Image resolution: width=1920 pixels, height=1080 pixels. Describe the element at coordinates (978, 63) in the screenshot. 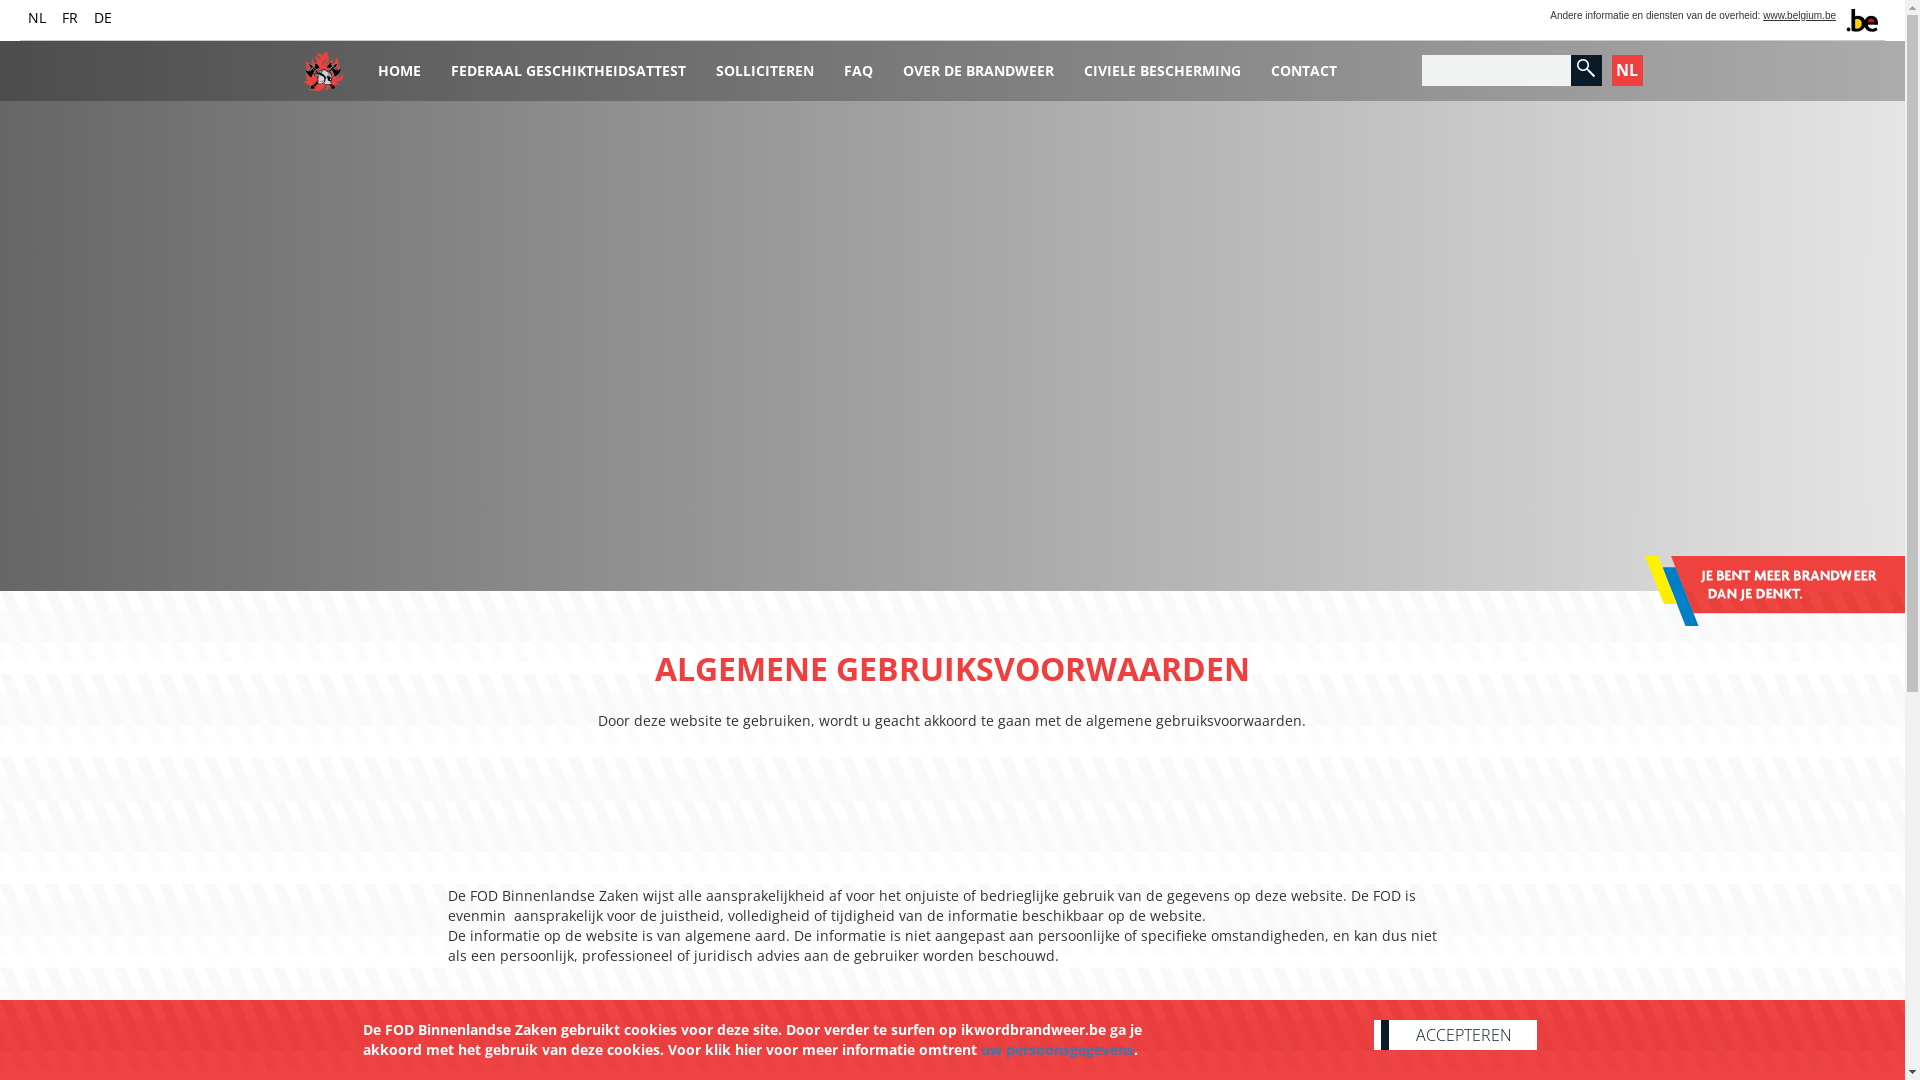

I see `'OVER DE BRANDWEER'` at that location.